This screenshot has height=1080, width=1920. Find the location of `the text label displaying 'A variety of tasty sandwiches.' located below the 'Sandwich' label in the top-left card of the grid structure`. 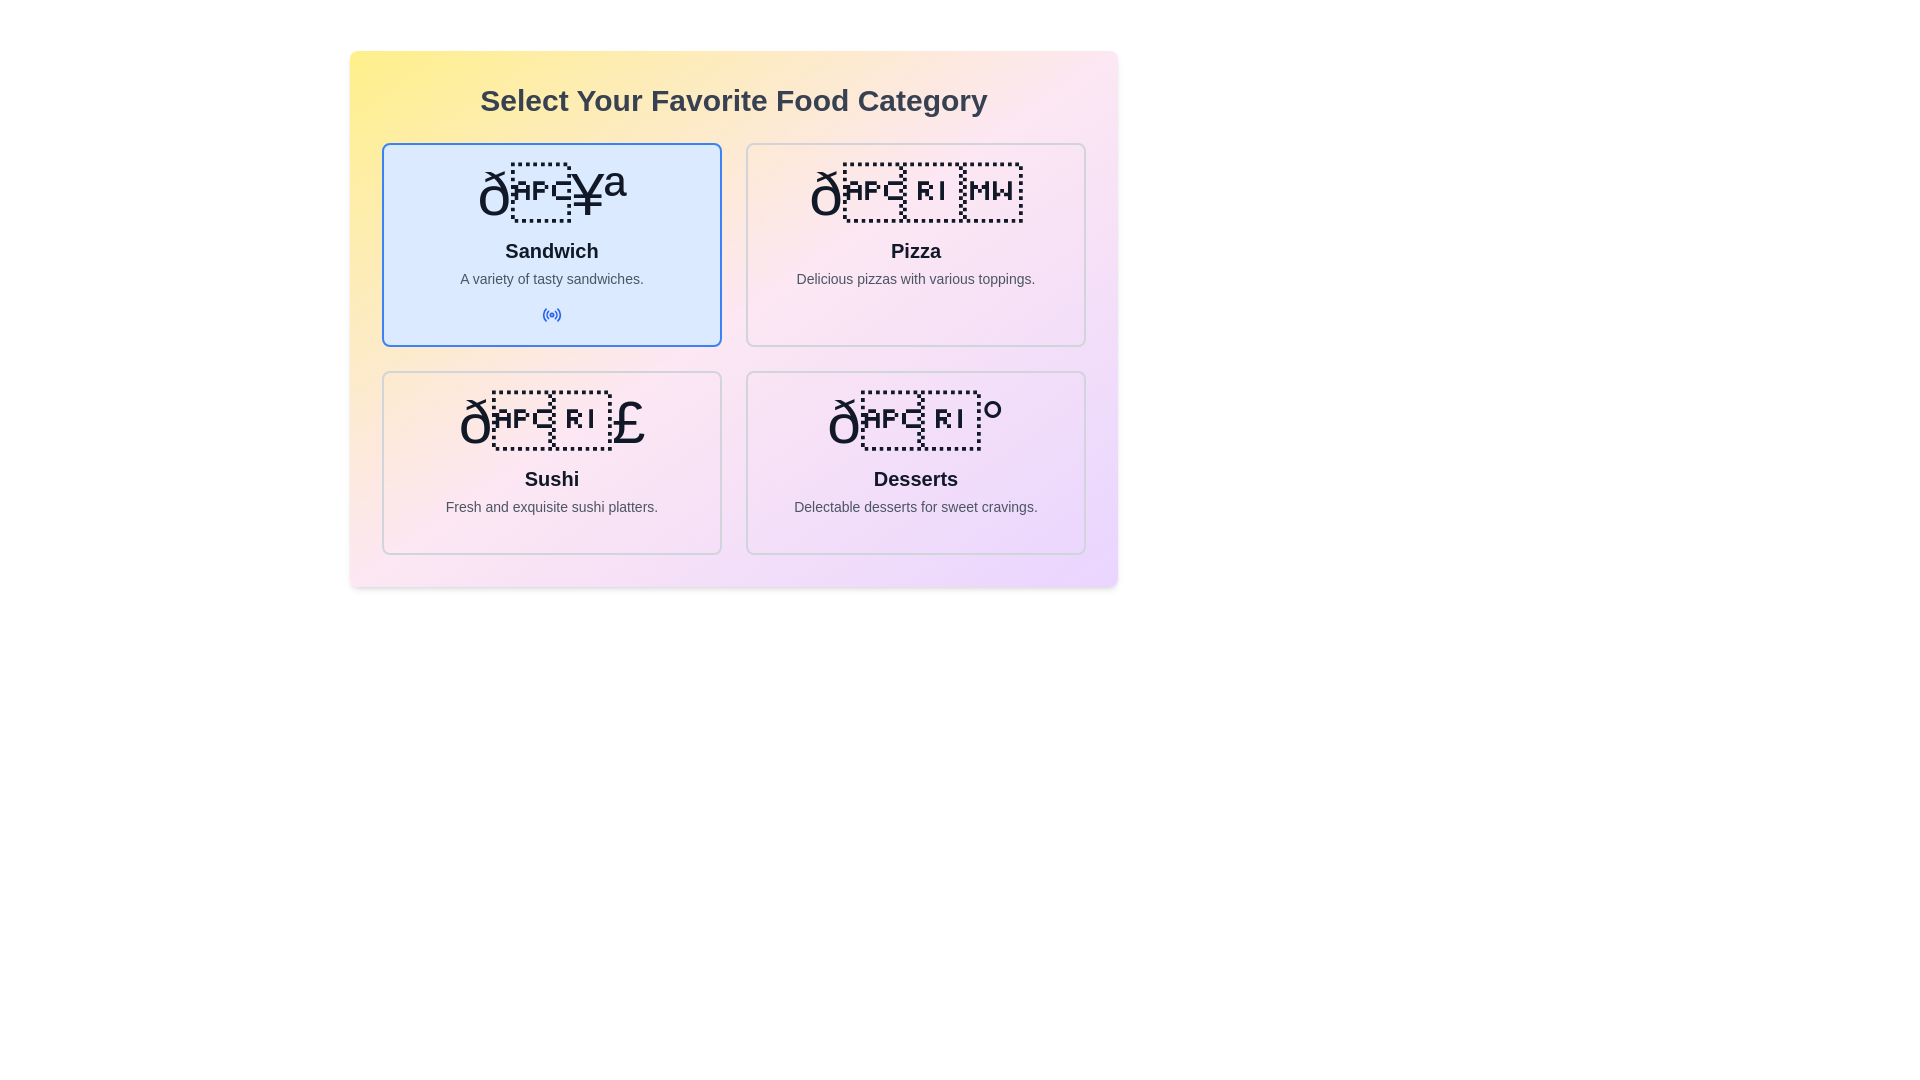

the text label displaying 'A variety of tasty sandwiches.' located below the 'Sandwich' label in the top-left card of the grid structure is located at coordinates (552, 278).